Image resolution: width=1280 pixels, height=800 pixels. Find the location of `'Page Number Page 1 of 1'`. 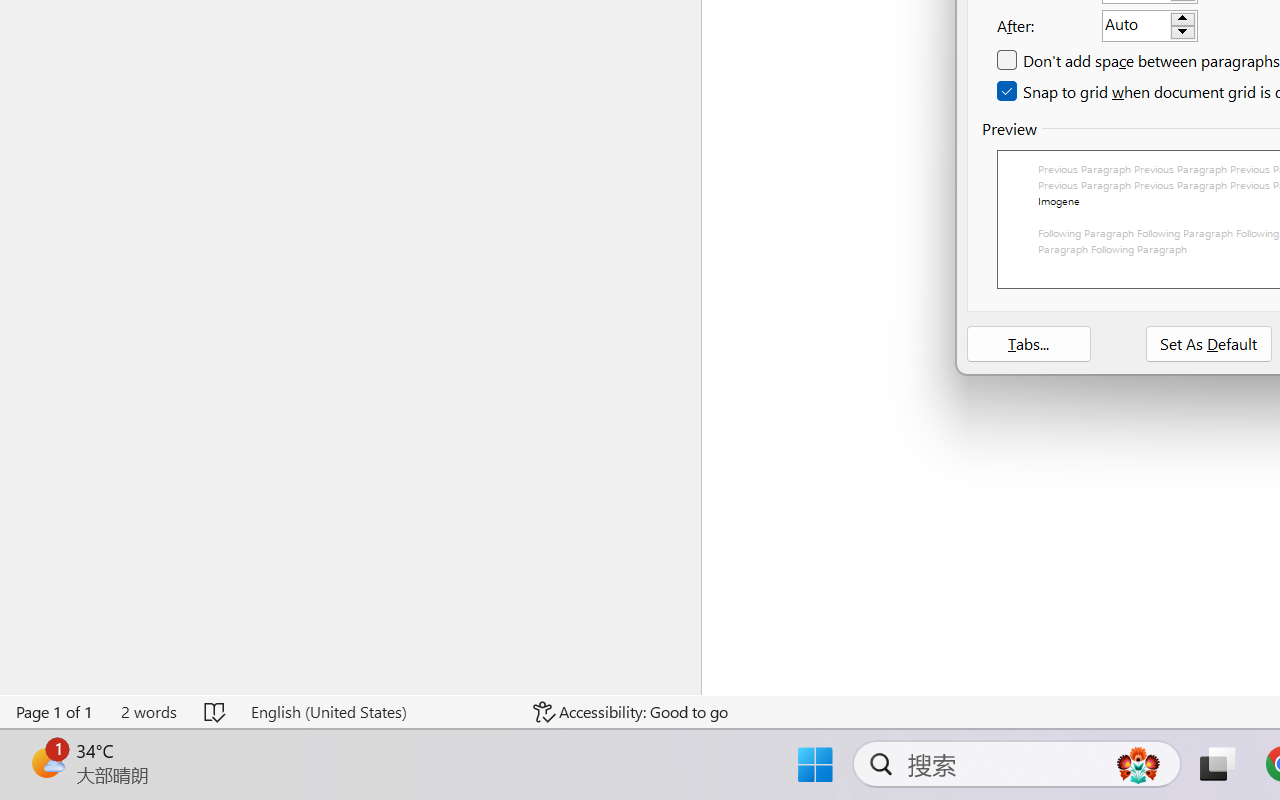

'Page Number Page 1 of 1' is located at coordinates (55, 711).